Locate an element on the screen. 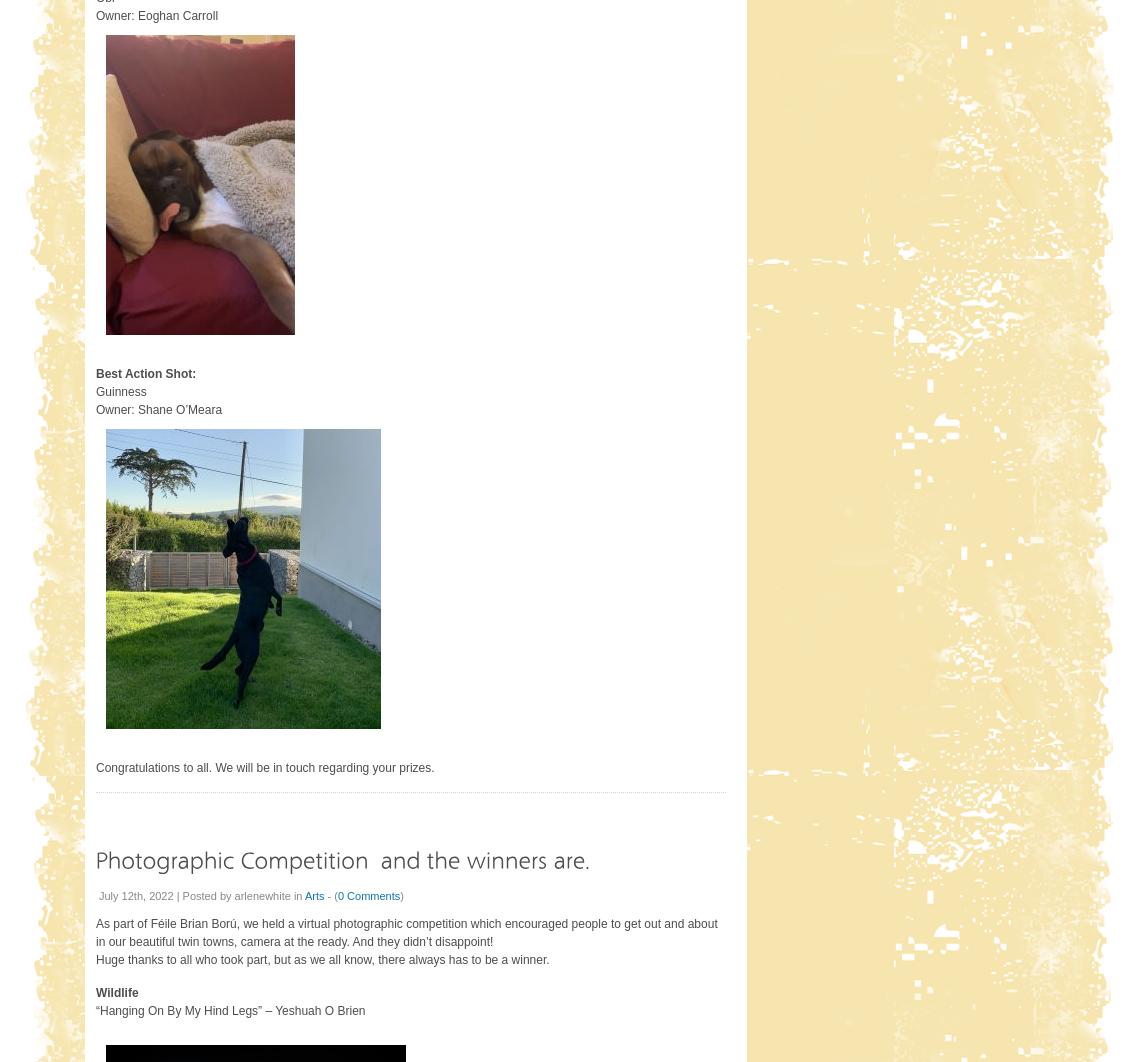 This screenshot has width=1140, height=1062. 'As part of Féile Brian Ború, we held a virtual photographic competition which encouraged people to get out and about in our beautiful twin towns, camera at the ready. And they didn’t disappoint!' is located at coordinates (405, 931).